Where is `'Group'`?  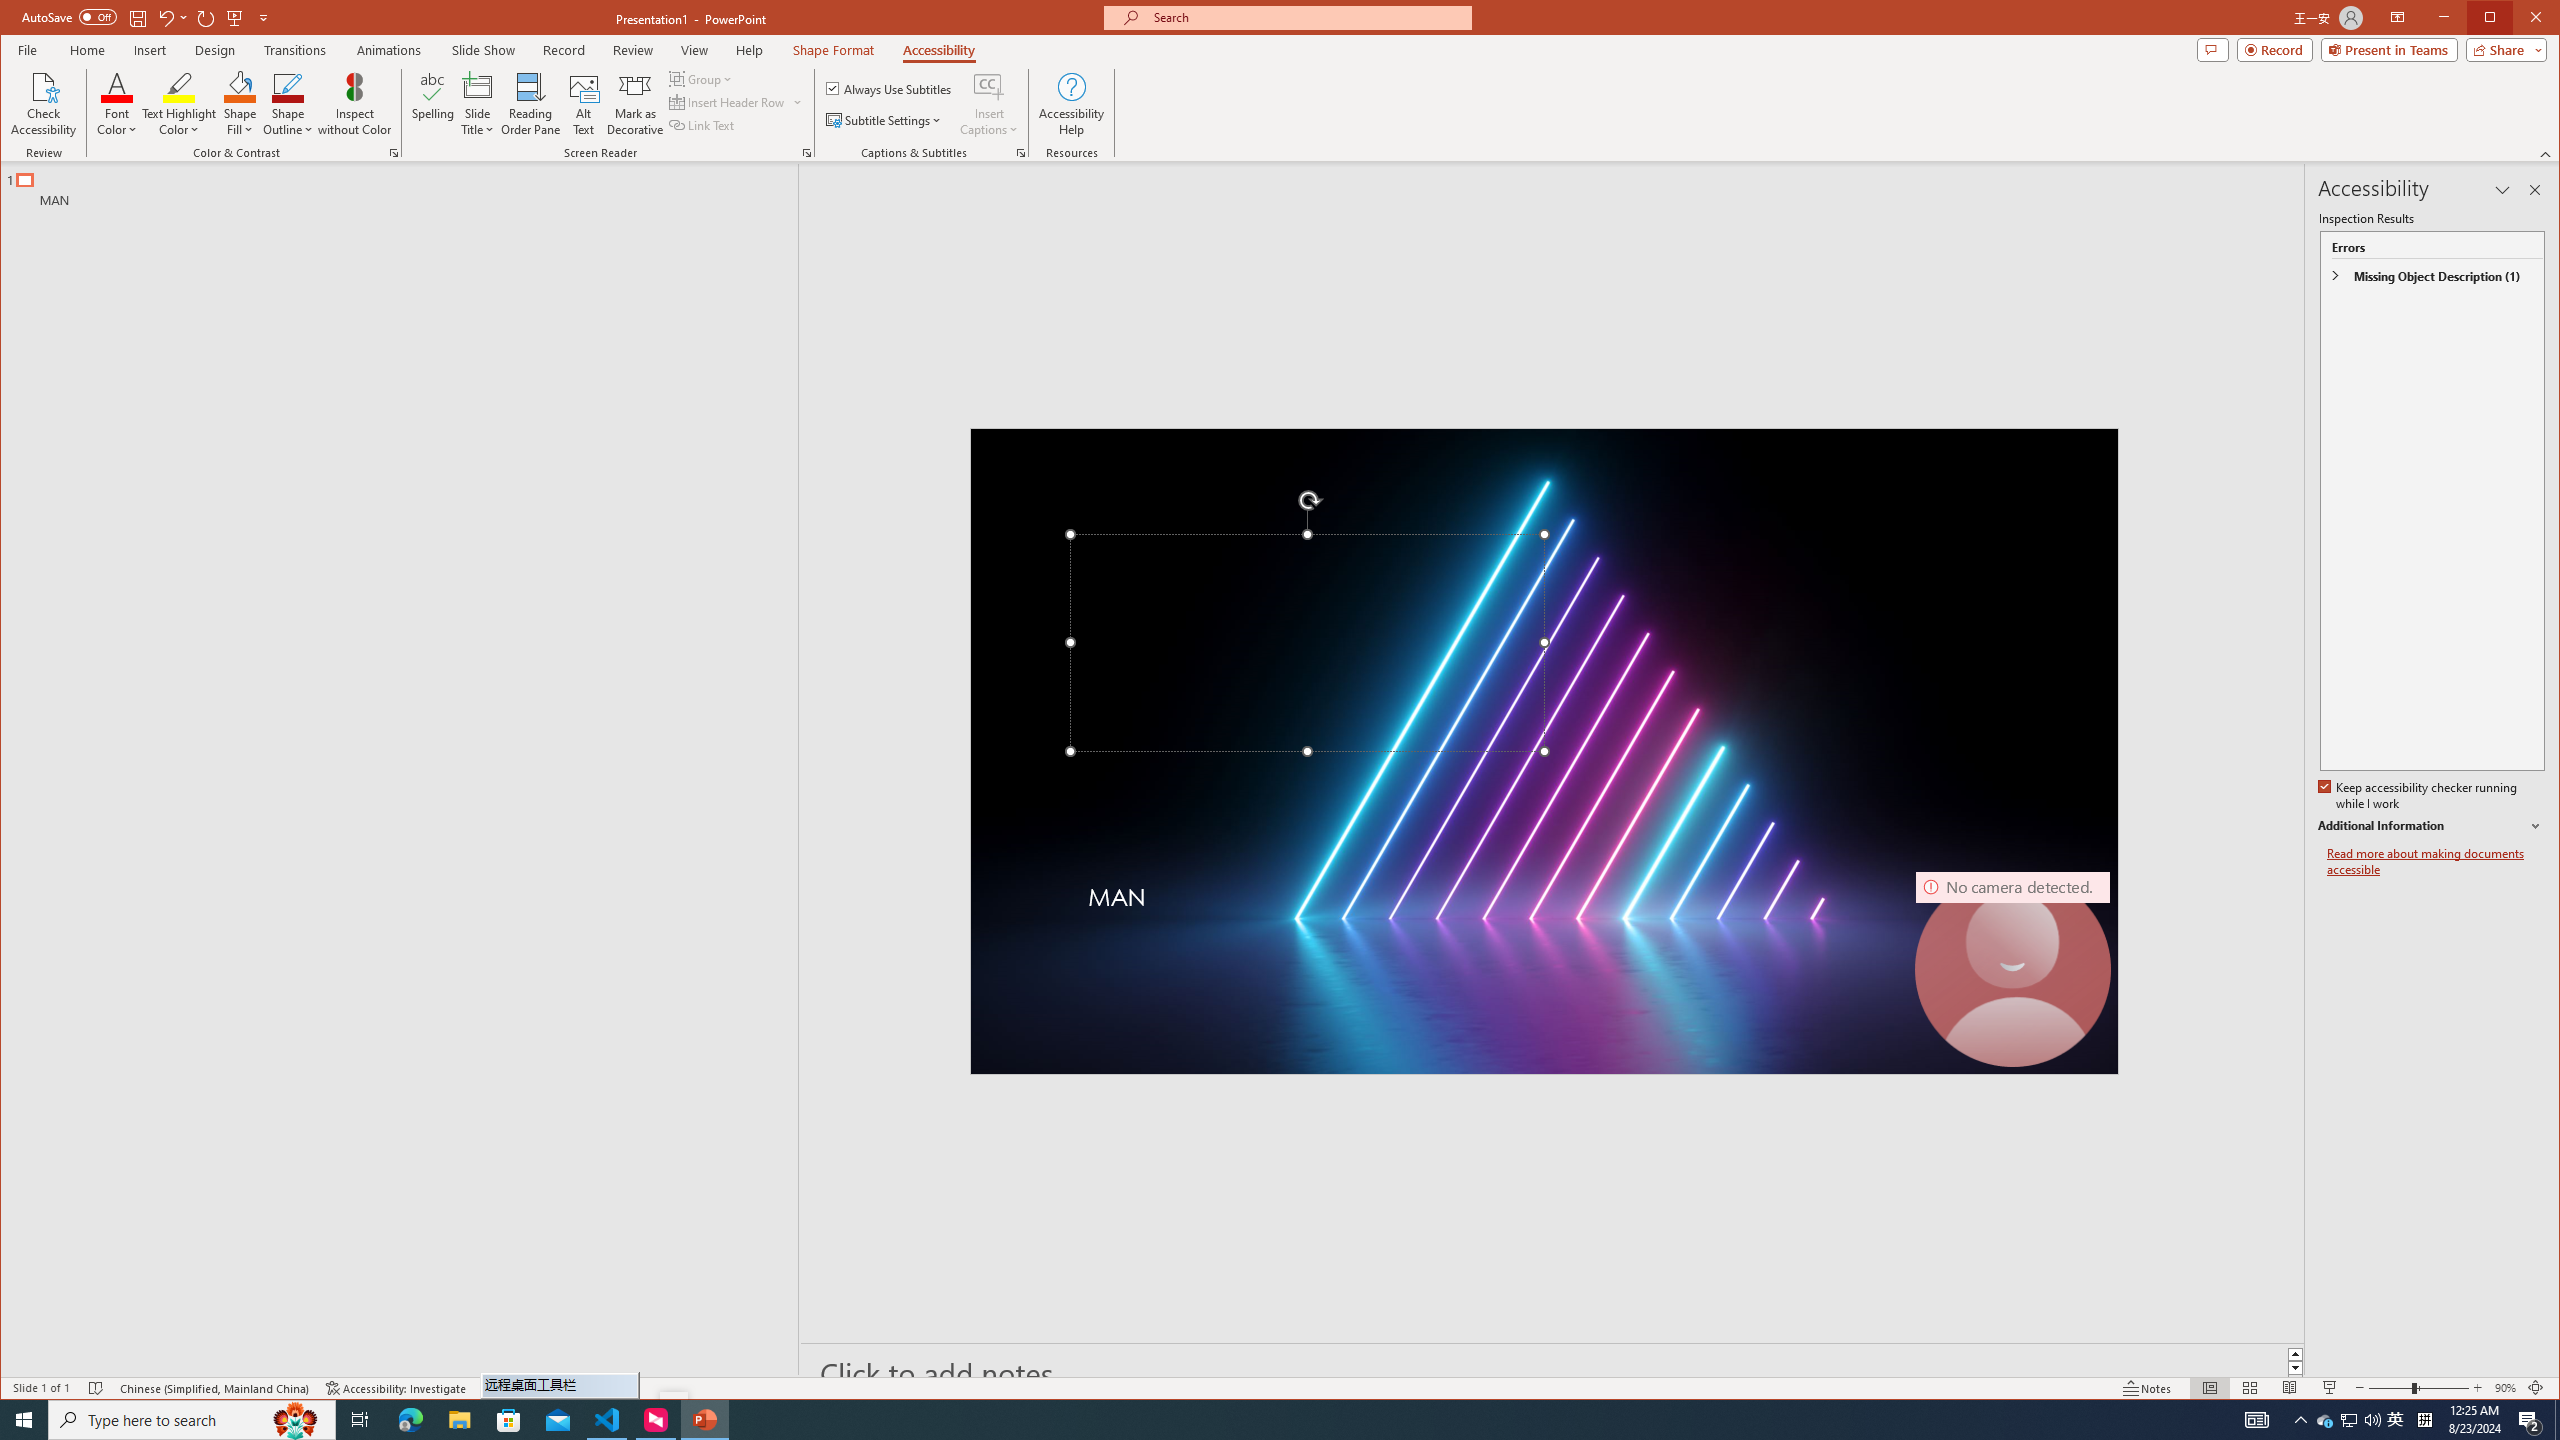 'Group' is located at coordinates (701, 78).